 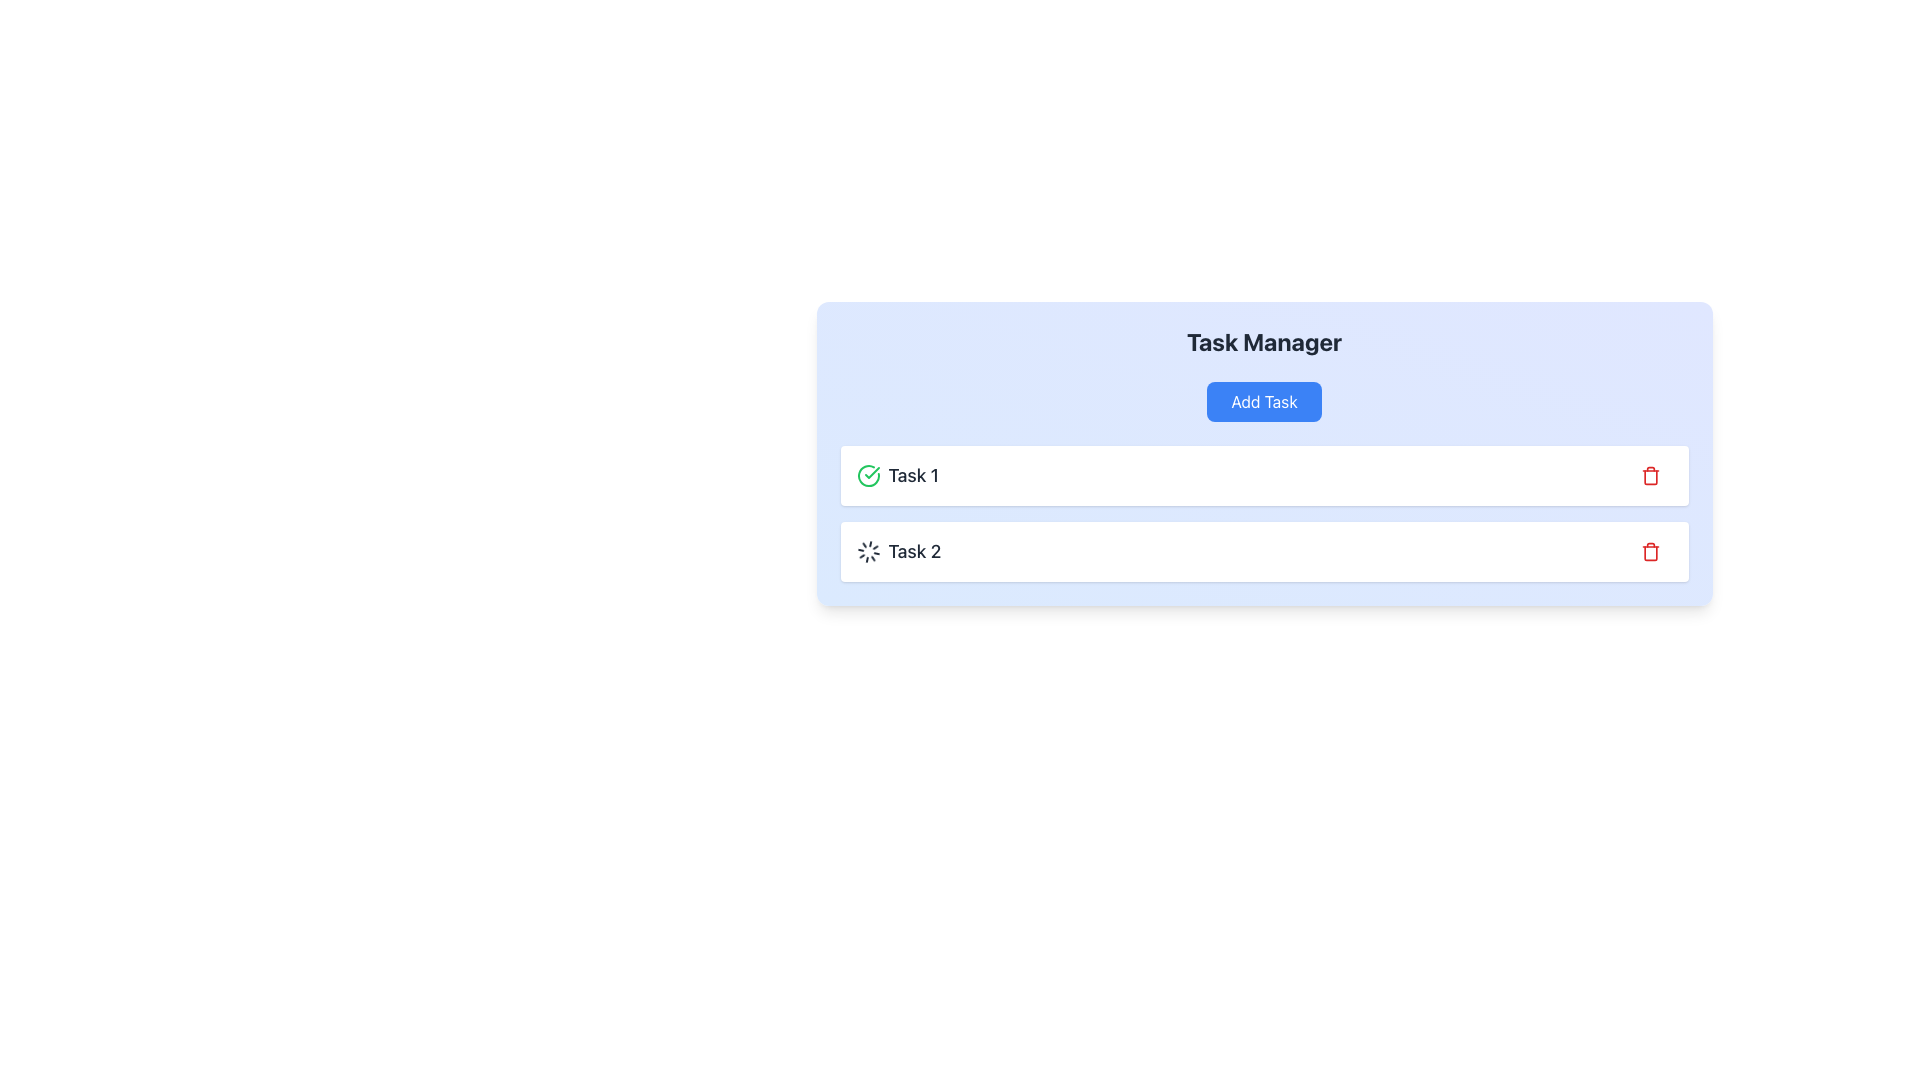 What do you see at coordinates (1263, 341) in the screenshot?
I see `text of the header styled as bold and large with the content 'Task Manager', located at the top-center of the task management interface` at bounding box center [1263, 341].